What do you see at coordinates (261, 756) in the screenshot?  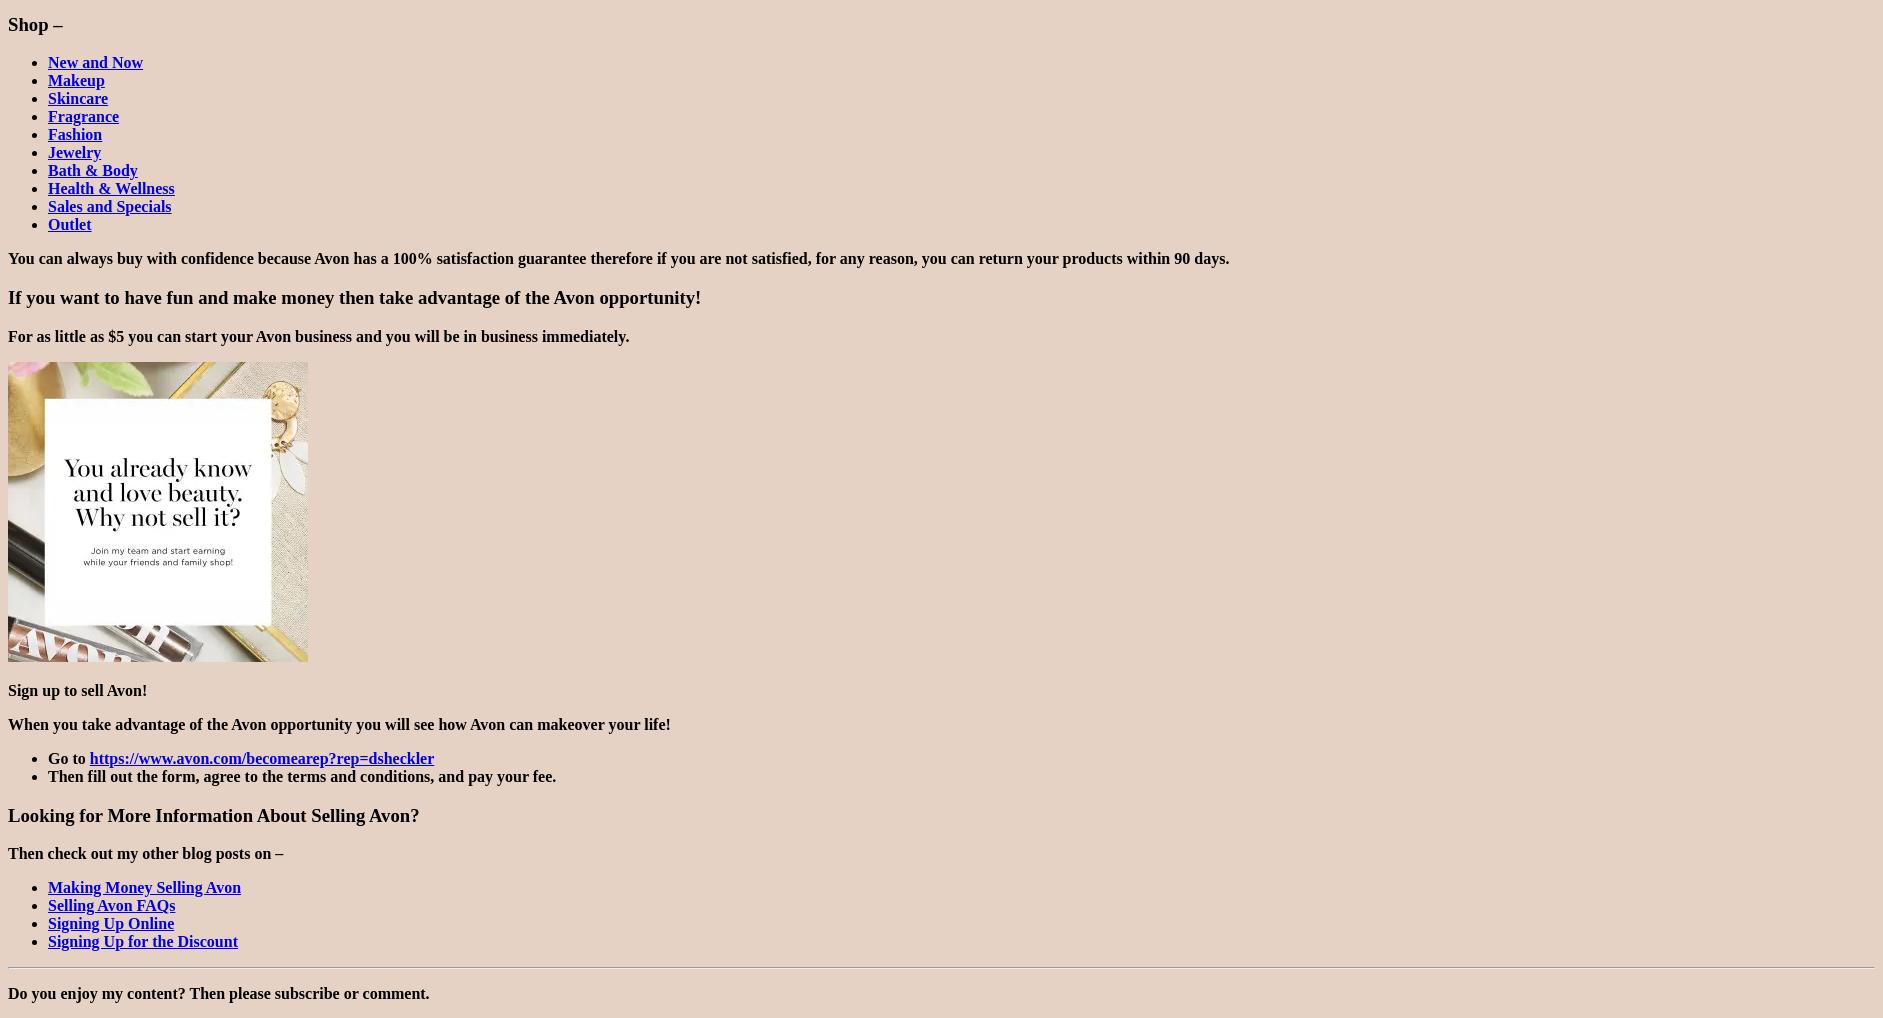 I see `'https://www.avon.com/becomearep?rep=dsheckler'` at bounding box center [261, 756].